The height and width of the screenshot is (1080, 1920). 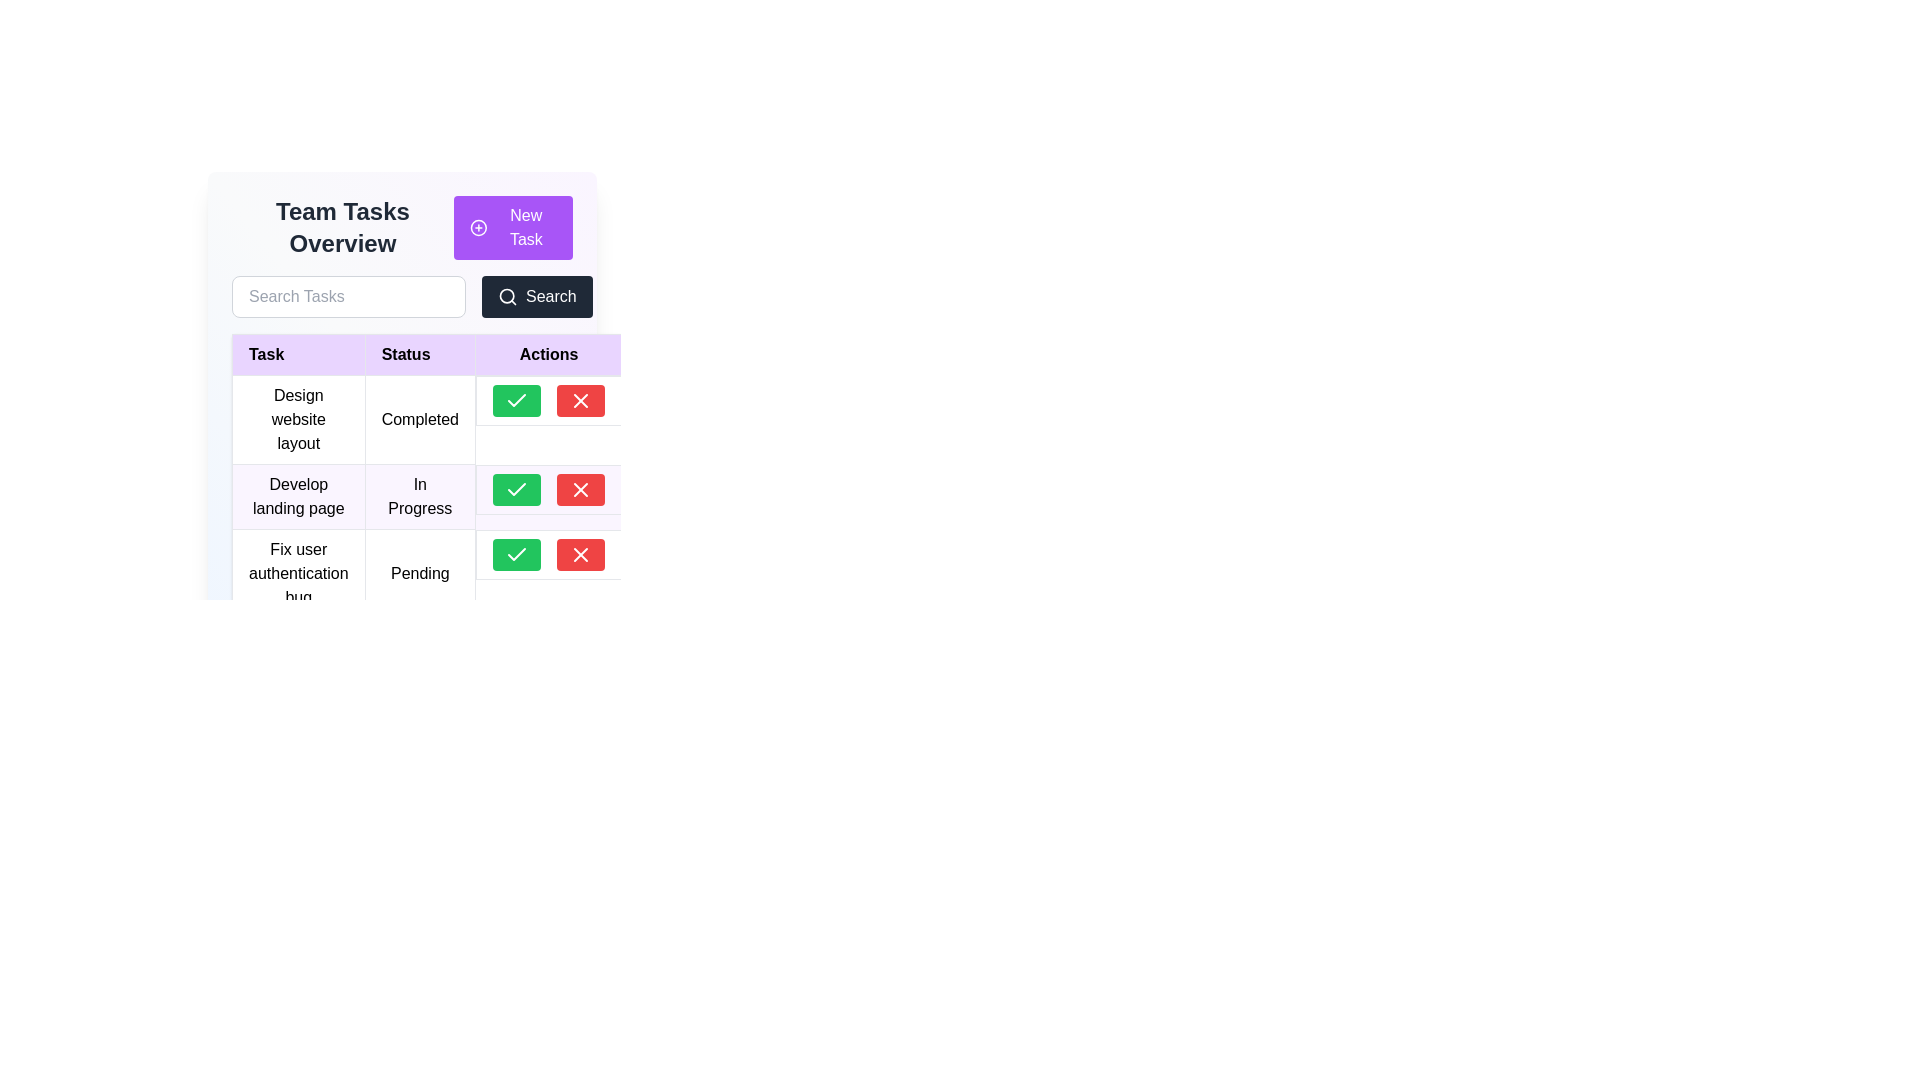 I want to click on the checkmark icon with a green background located in the 'Actions' column of the second row in the table, so click(x=517, y=489).